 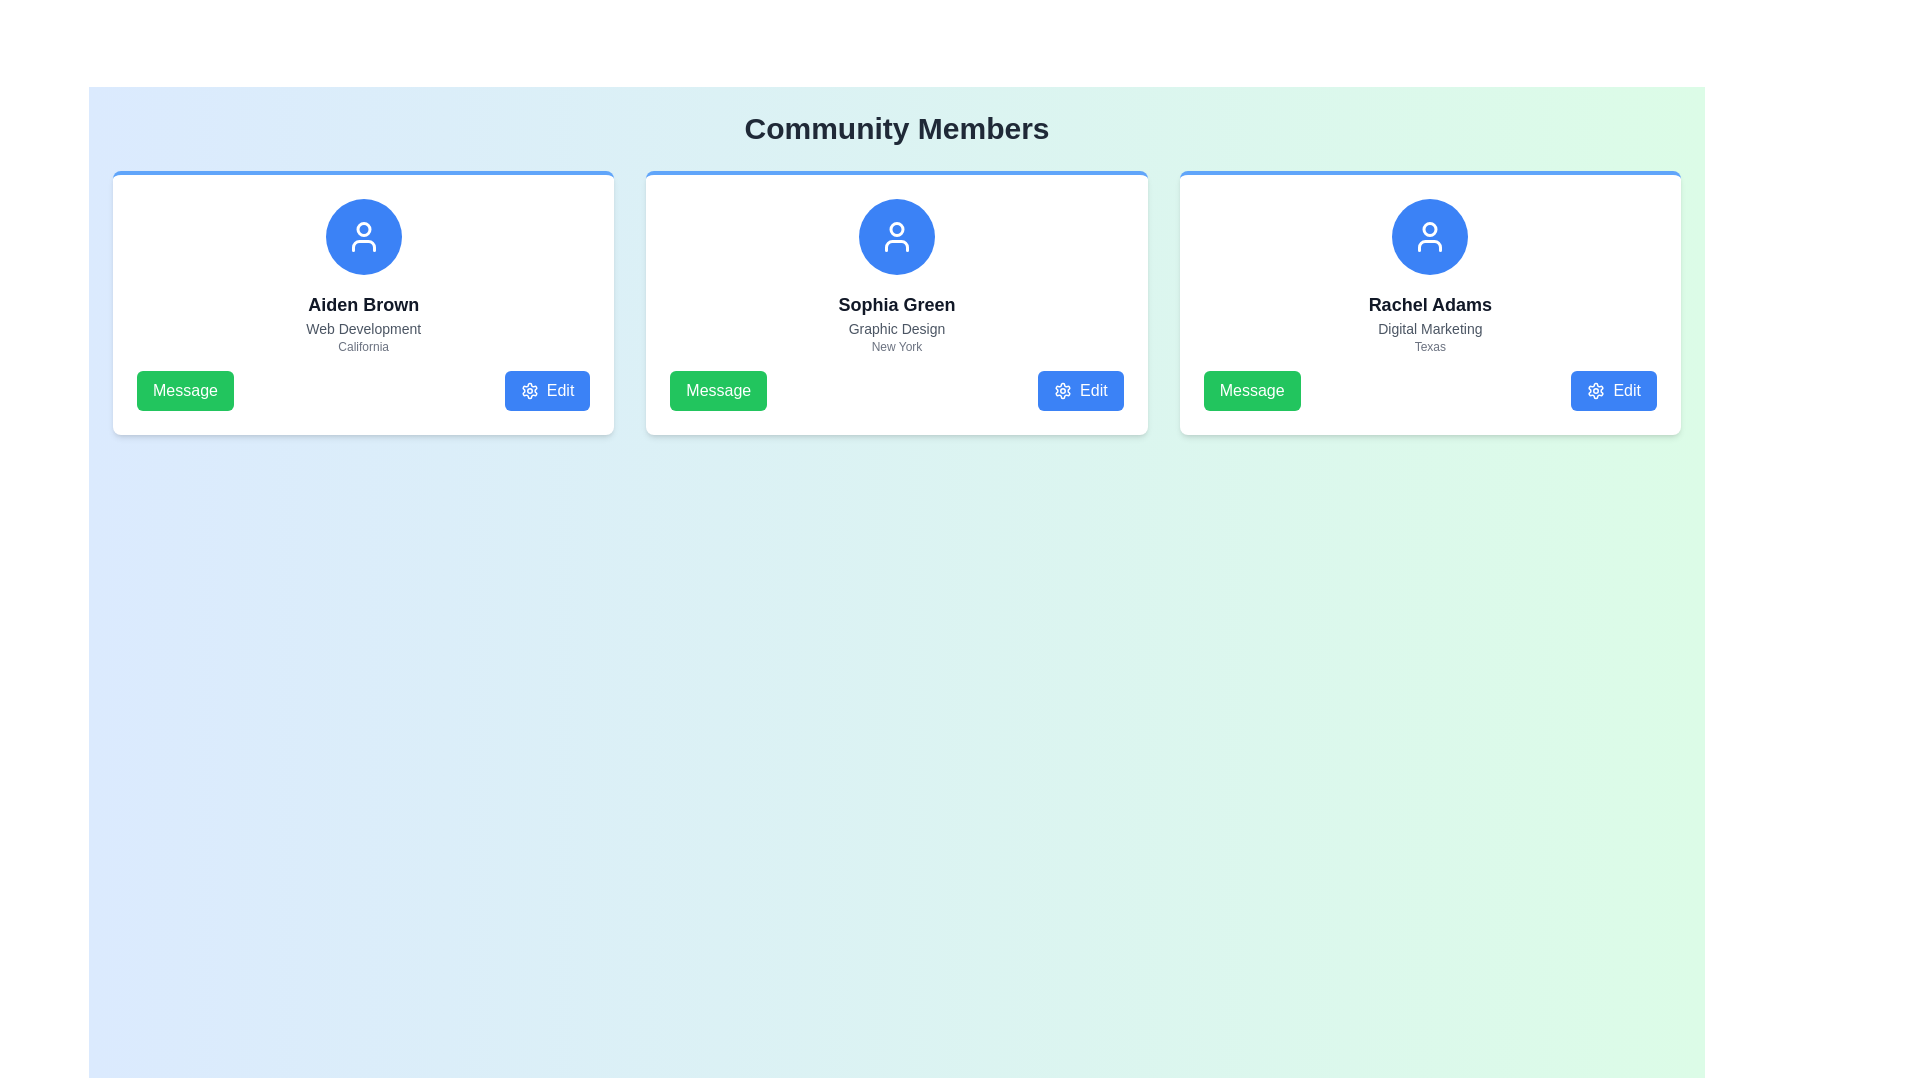 What do you see at coordinates (363, 228) in the screenshot?
I see `the graphical circular head icon located at the top-center of the user icon section within the blue circular area of the 'Aiden Brown' card` at bounding box center [363, 228].